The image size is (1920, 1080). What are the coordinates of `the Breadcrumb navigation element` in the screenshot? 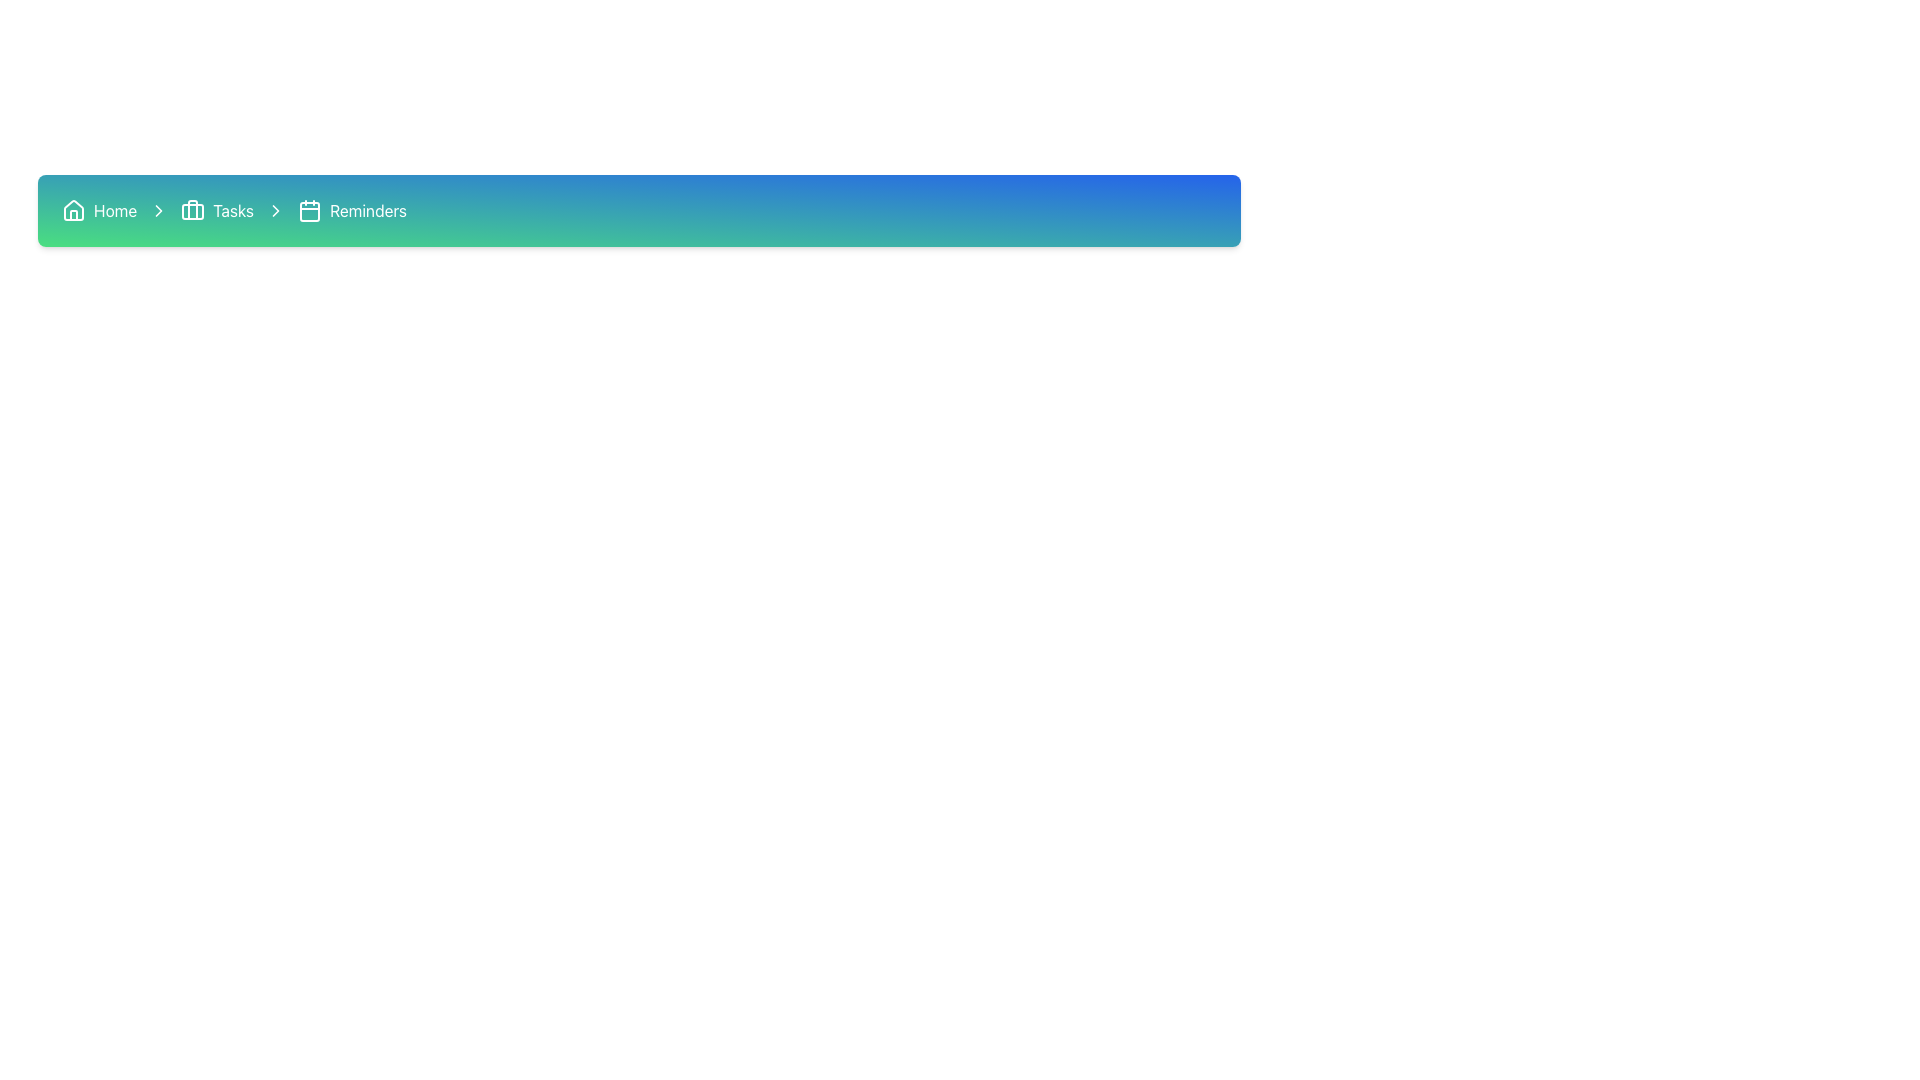 It's located at (638, 211).